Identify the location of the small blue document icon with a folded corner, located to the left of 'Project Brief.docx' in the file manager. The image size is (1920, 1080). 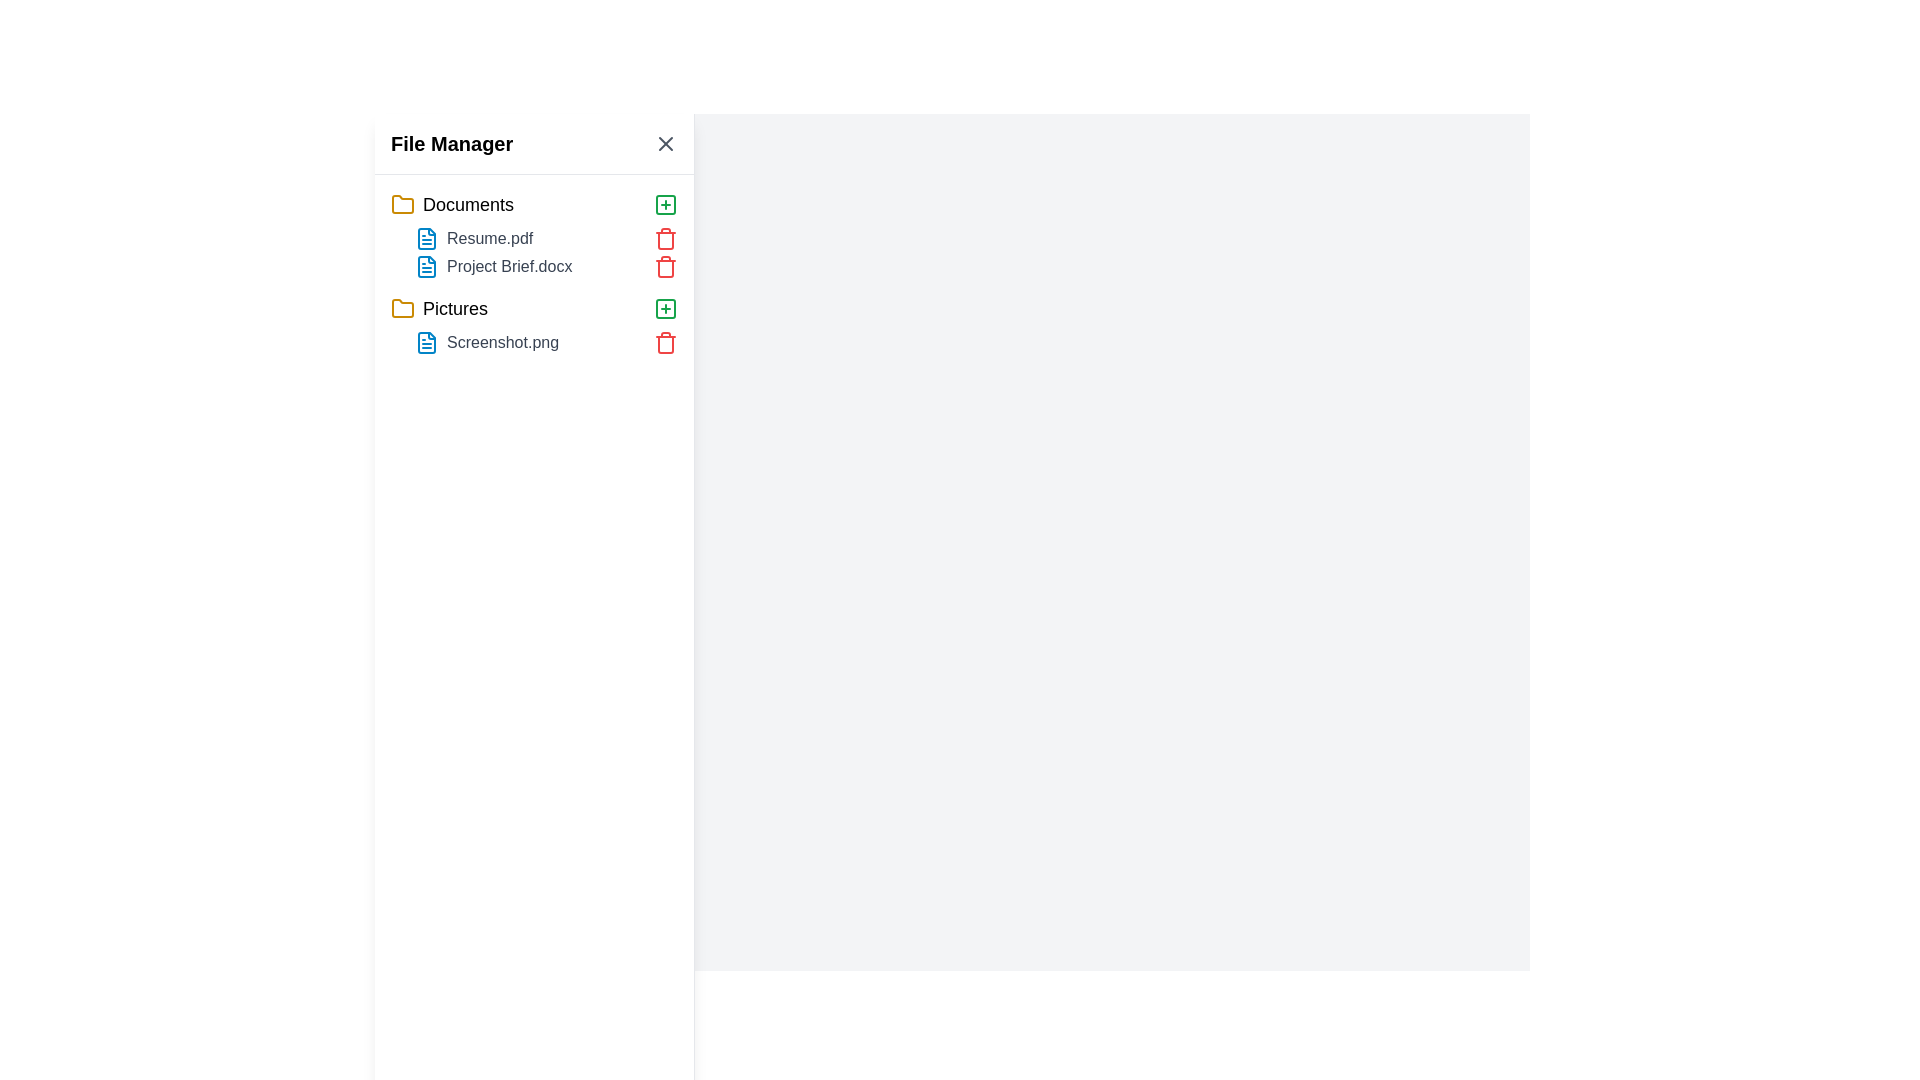
(426, 265).